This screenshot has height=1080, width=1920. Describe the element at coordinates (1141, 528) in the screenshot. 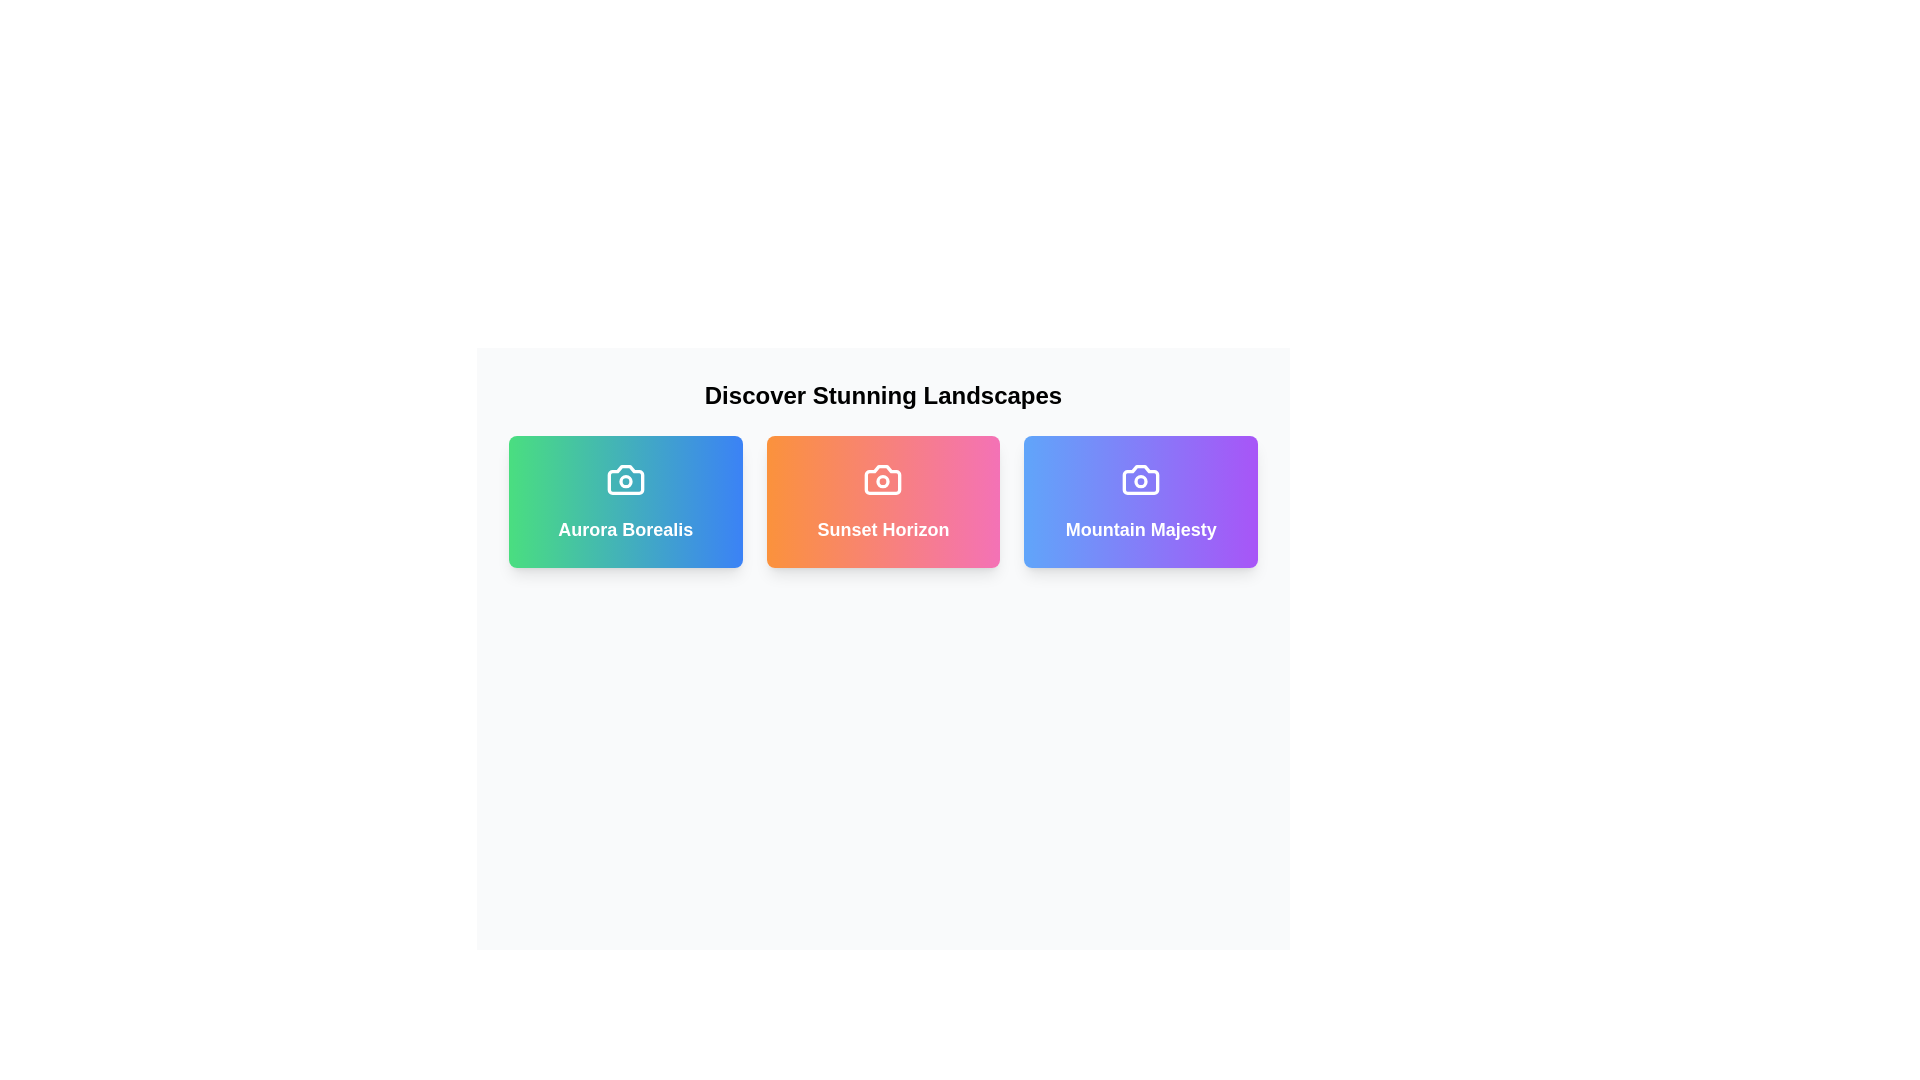

I see `the static text element that serves as the title of the card labeled 'Mountain Majesty', located at the bottom center of the rightmost card in a horizontal set of three cards` at that location.